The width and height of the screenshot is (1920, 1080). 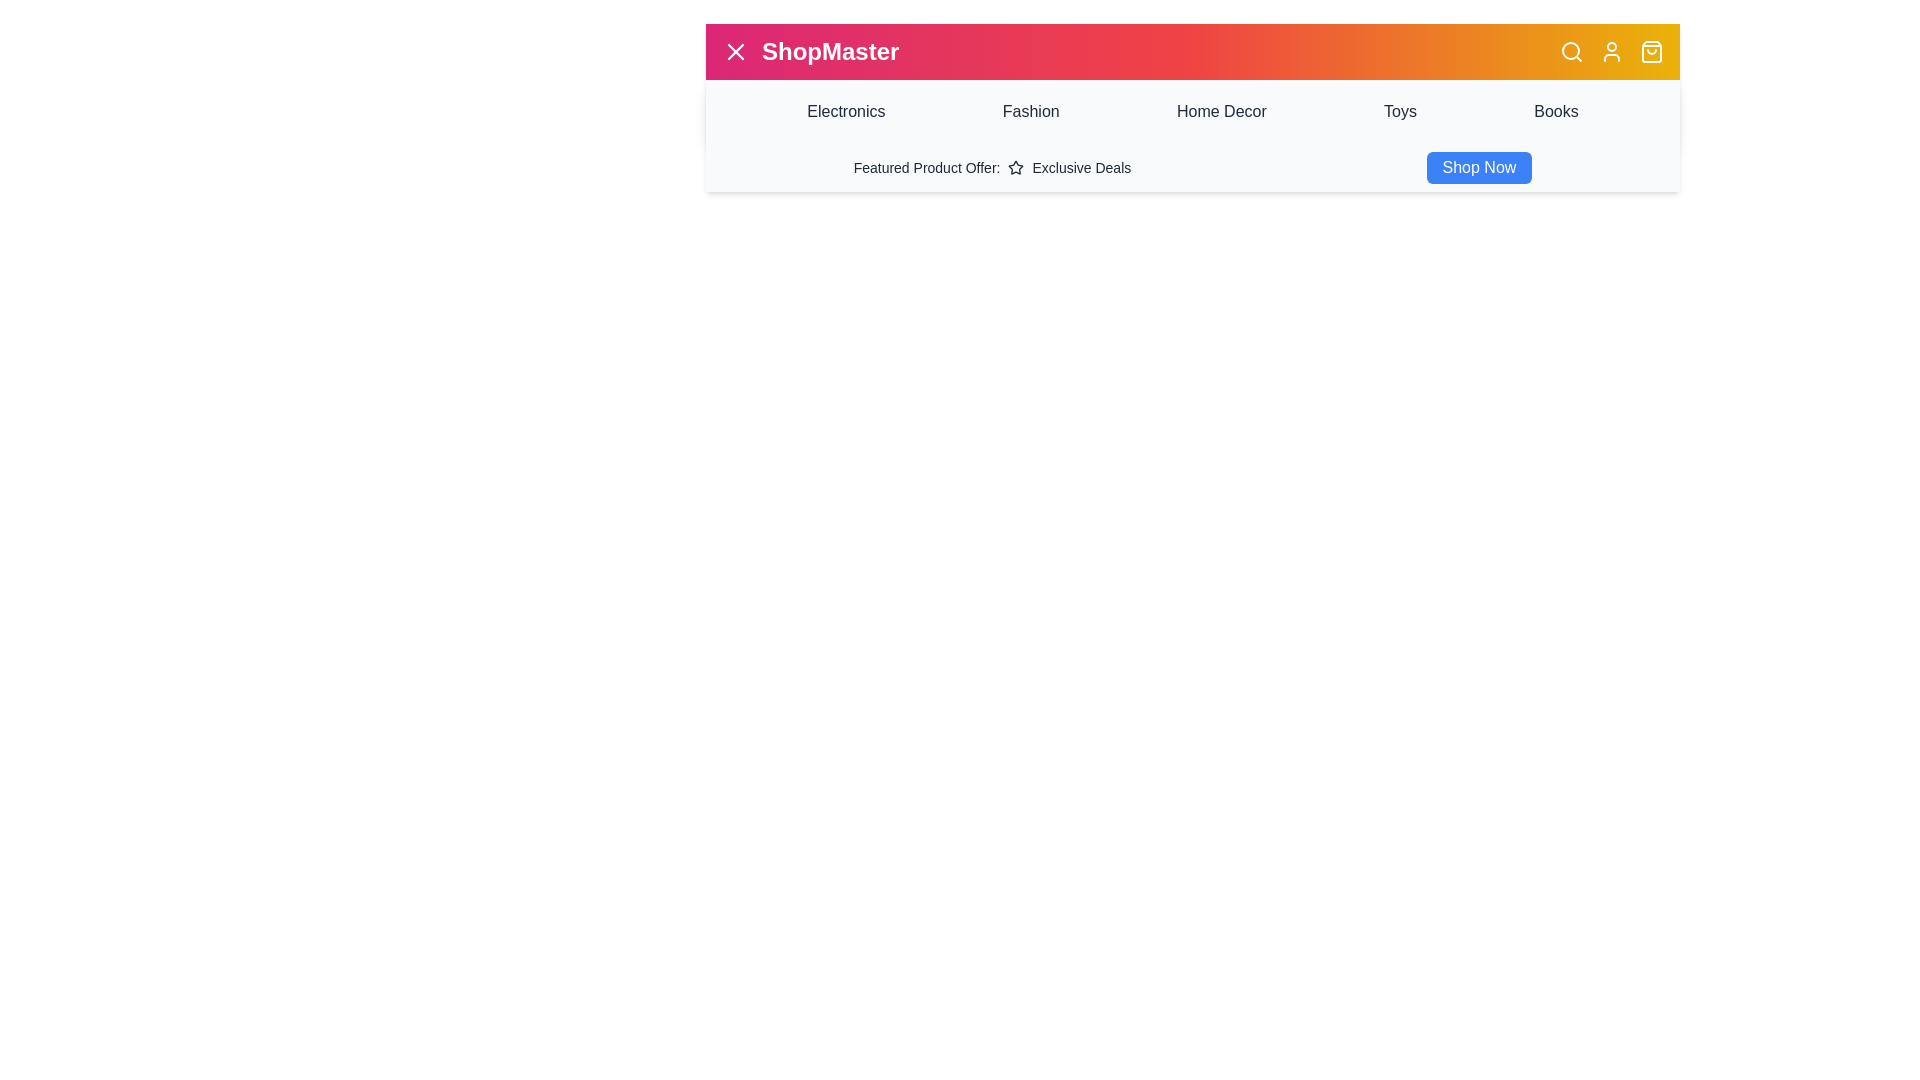 What do you see at coordinates (1031, 111) in the screenshot?
I see `the category Fashion to navigate to the respective section` at bounding box center [1031, 111].